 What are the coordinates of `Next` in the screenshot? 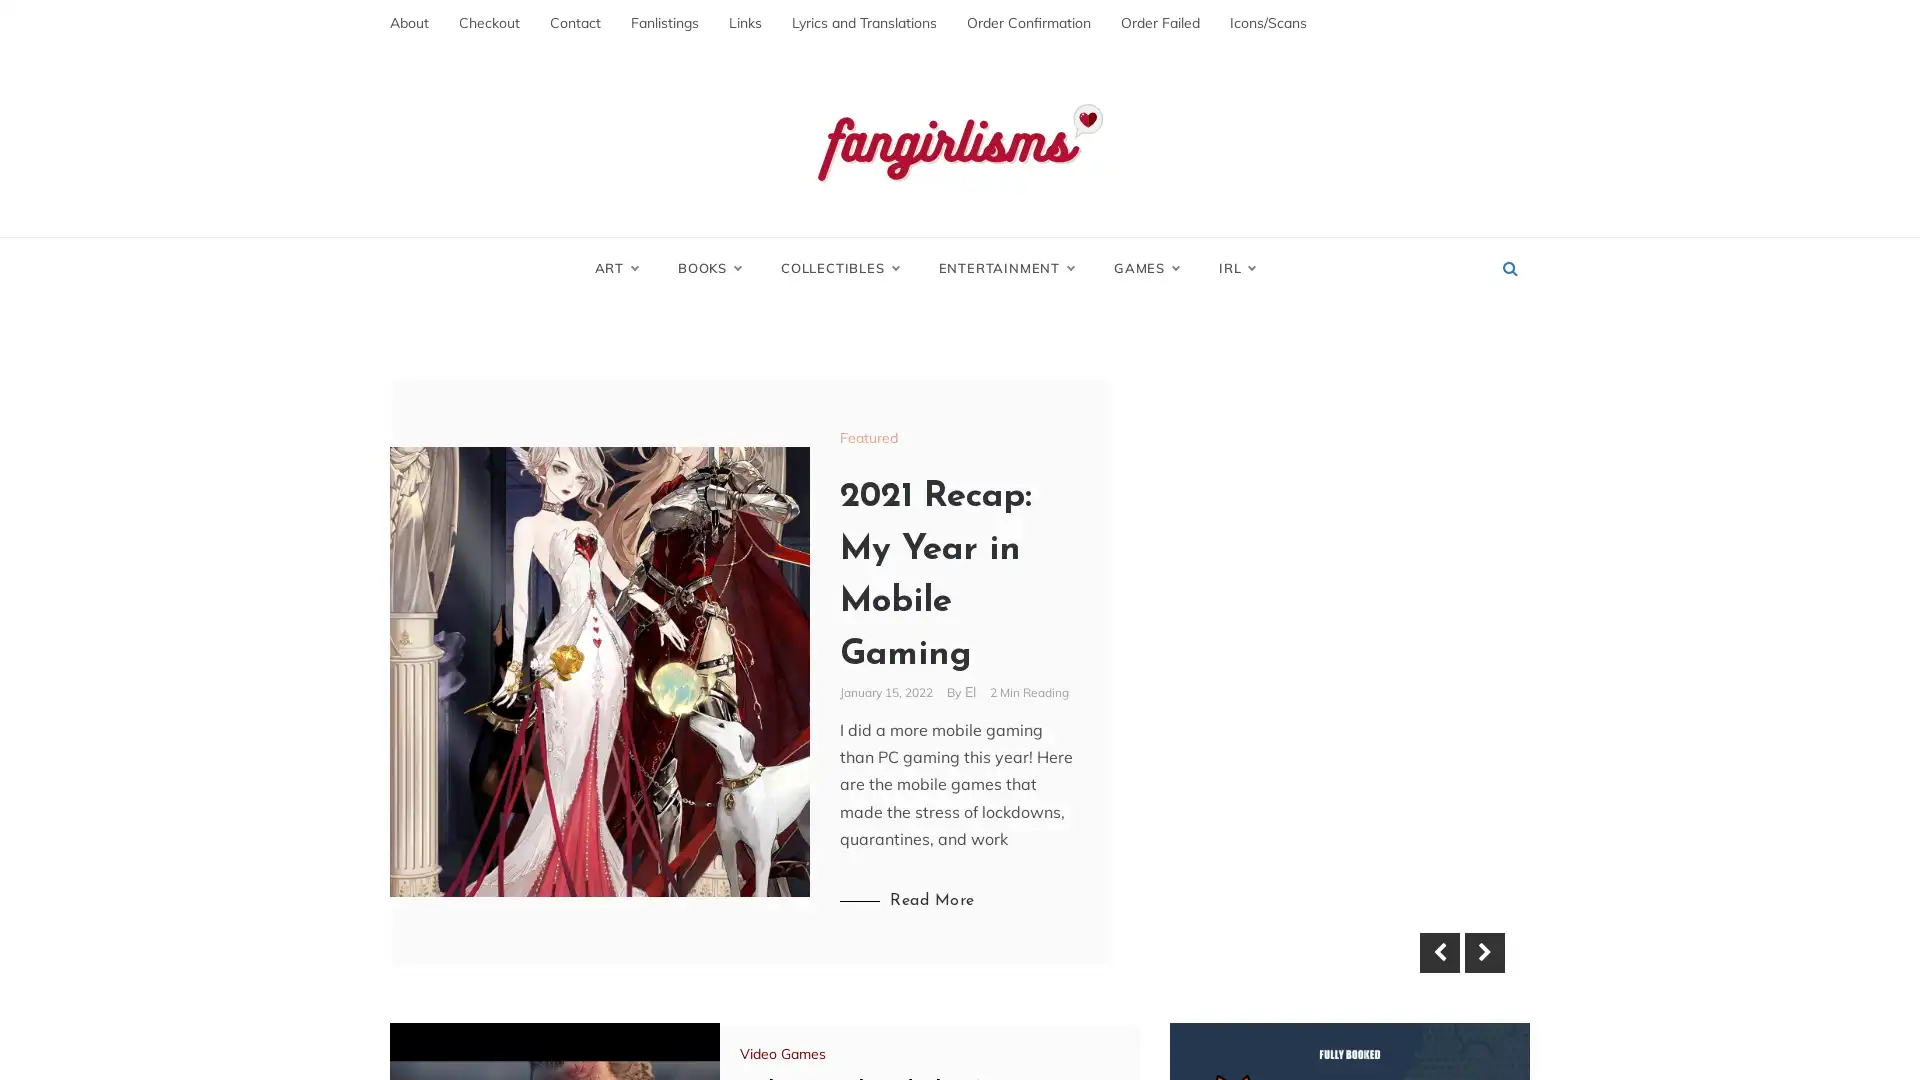 It's located at (1484, 793).